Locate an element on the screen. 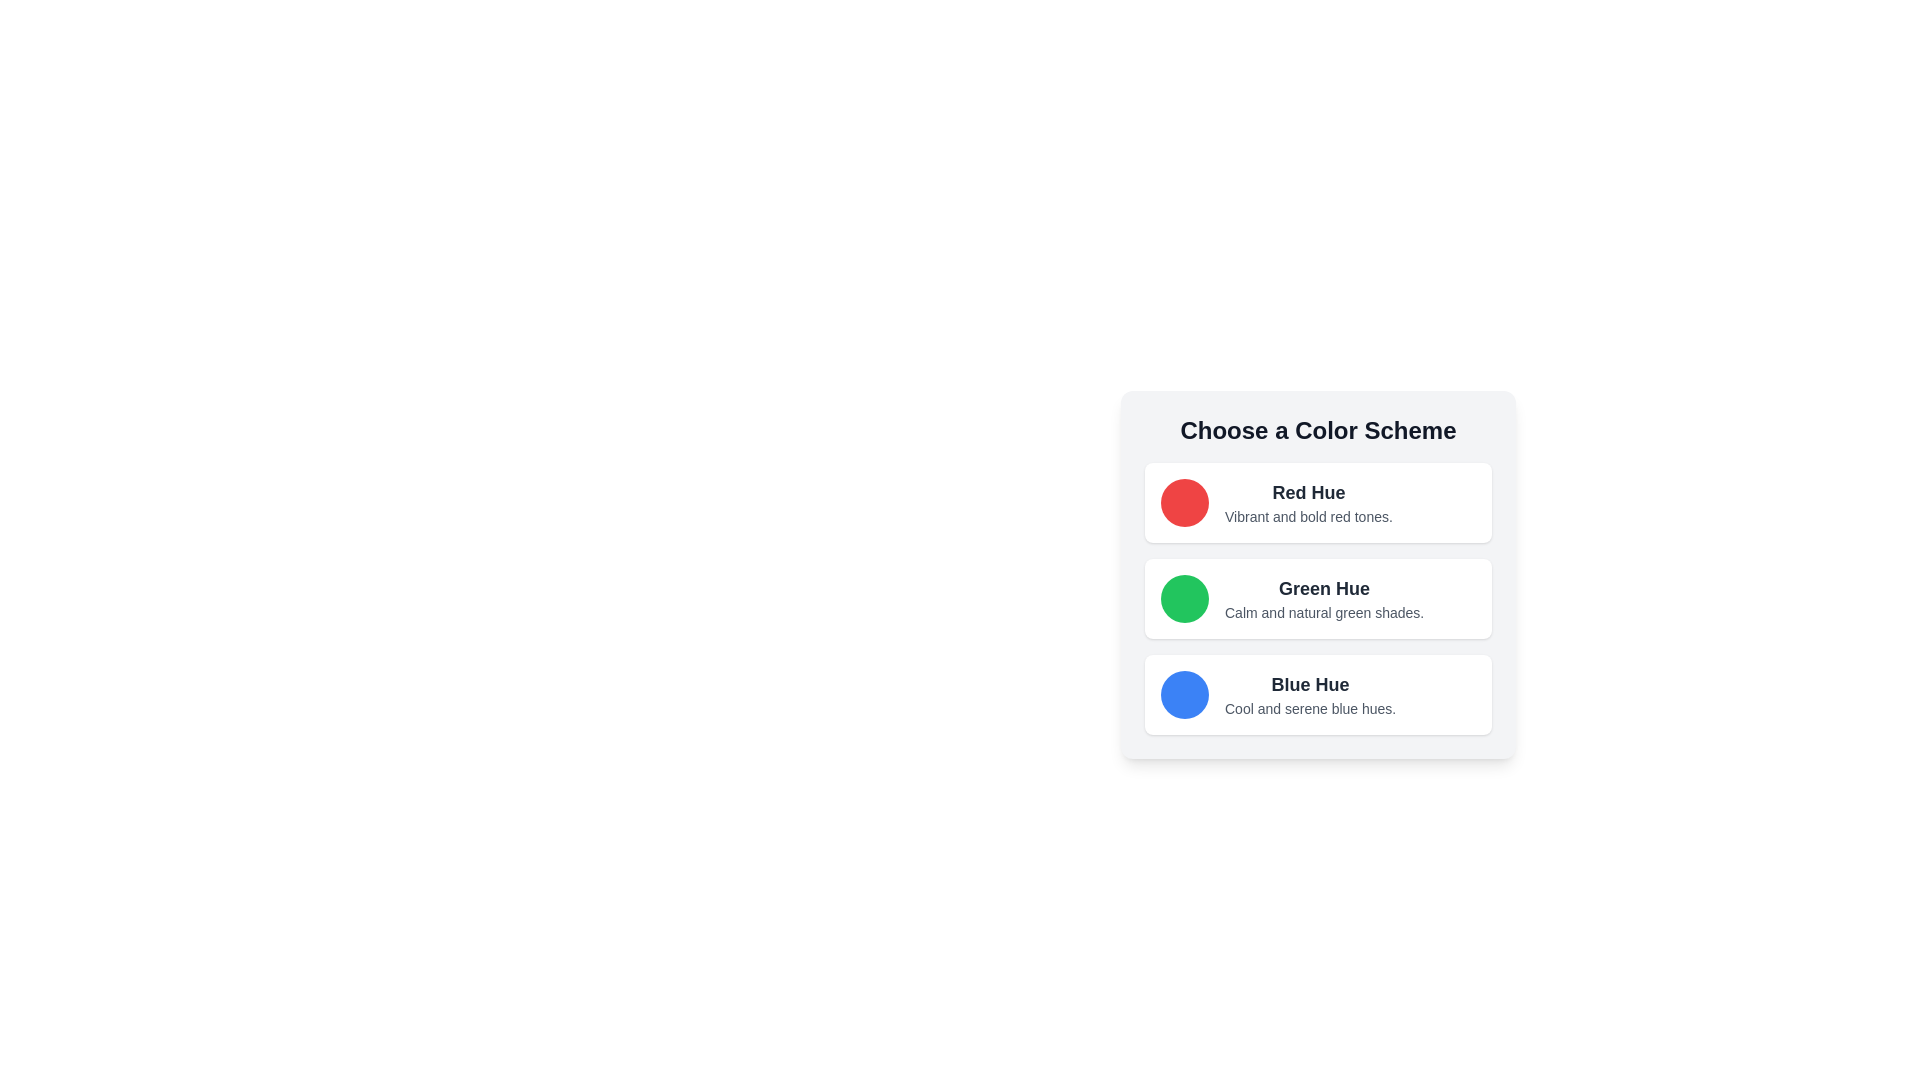 The image size is (1920, 1080). text content of the 'Red Hue' label displayed in bold and larger font, located at the top of the card element for the 'Red Hue' color scheme option is located at coordinates (1308, 493).